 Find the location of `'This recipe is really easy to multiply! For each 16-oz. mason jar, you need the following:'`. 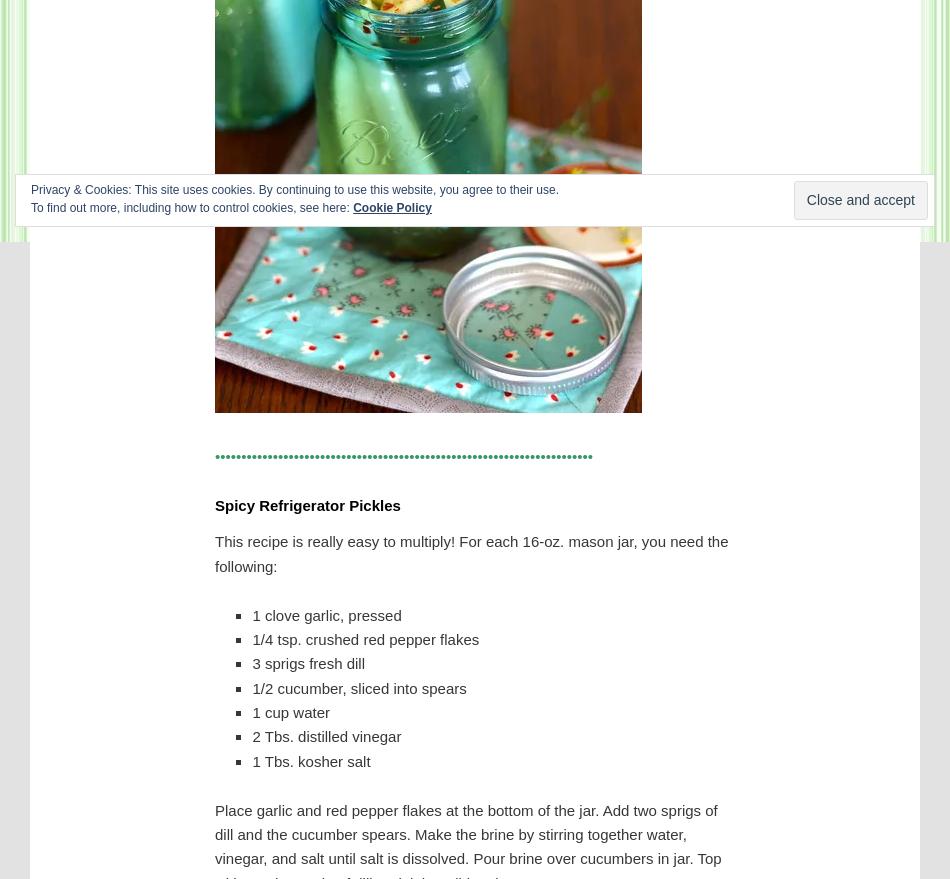

'This recipe is really easy to multiply! For each 16-oz. mason jar, you need the following:' is located at coordinates (470, 553).